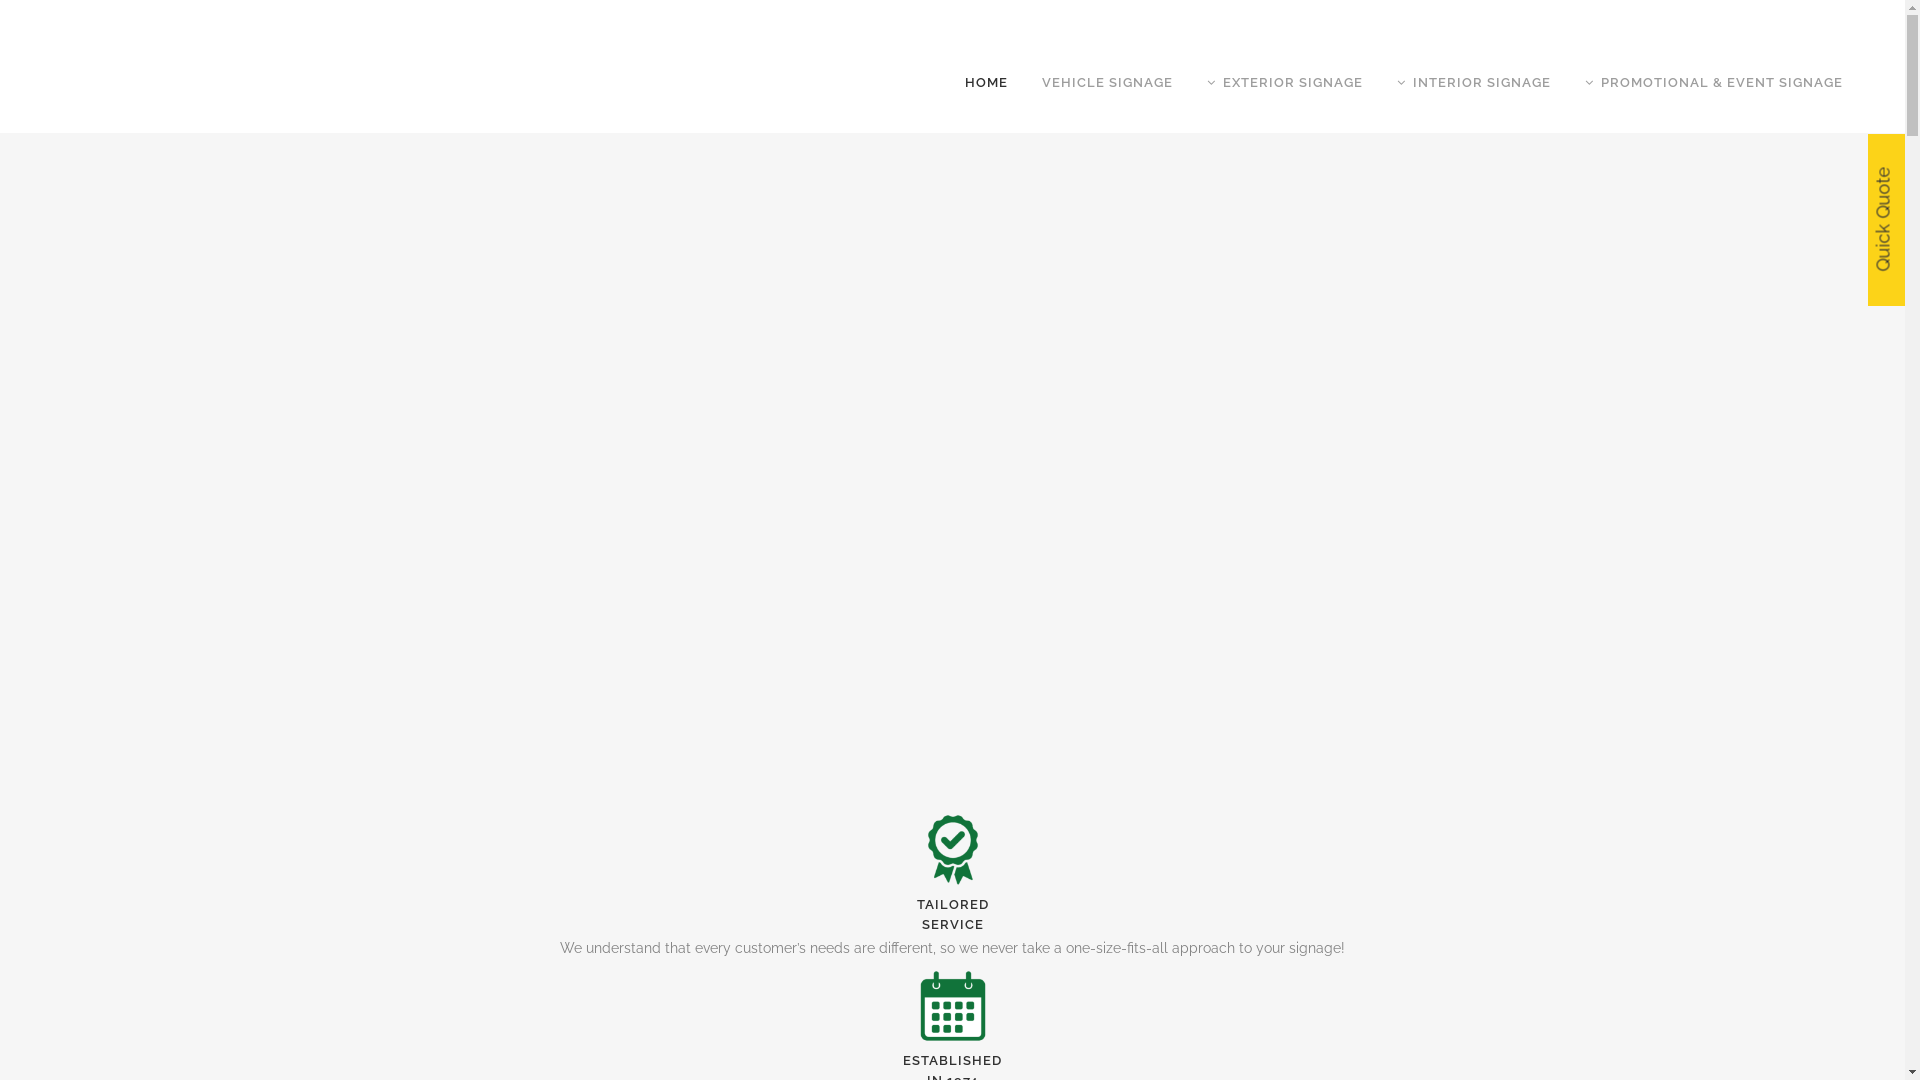 This screenshot has height=1080, width=1920. What do you see at coordinates (1617, 16) in the screenshot?
I see `'ABOUT US'` at bounding box center [1617, 16].